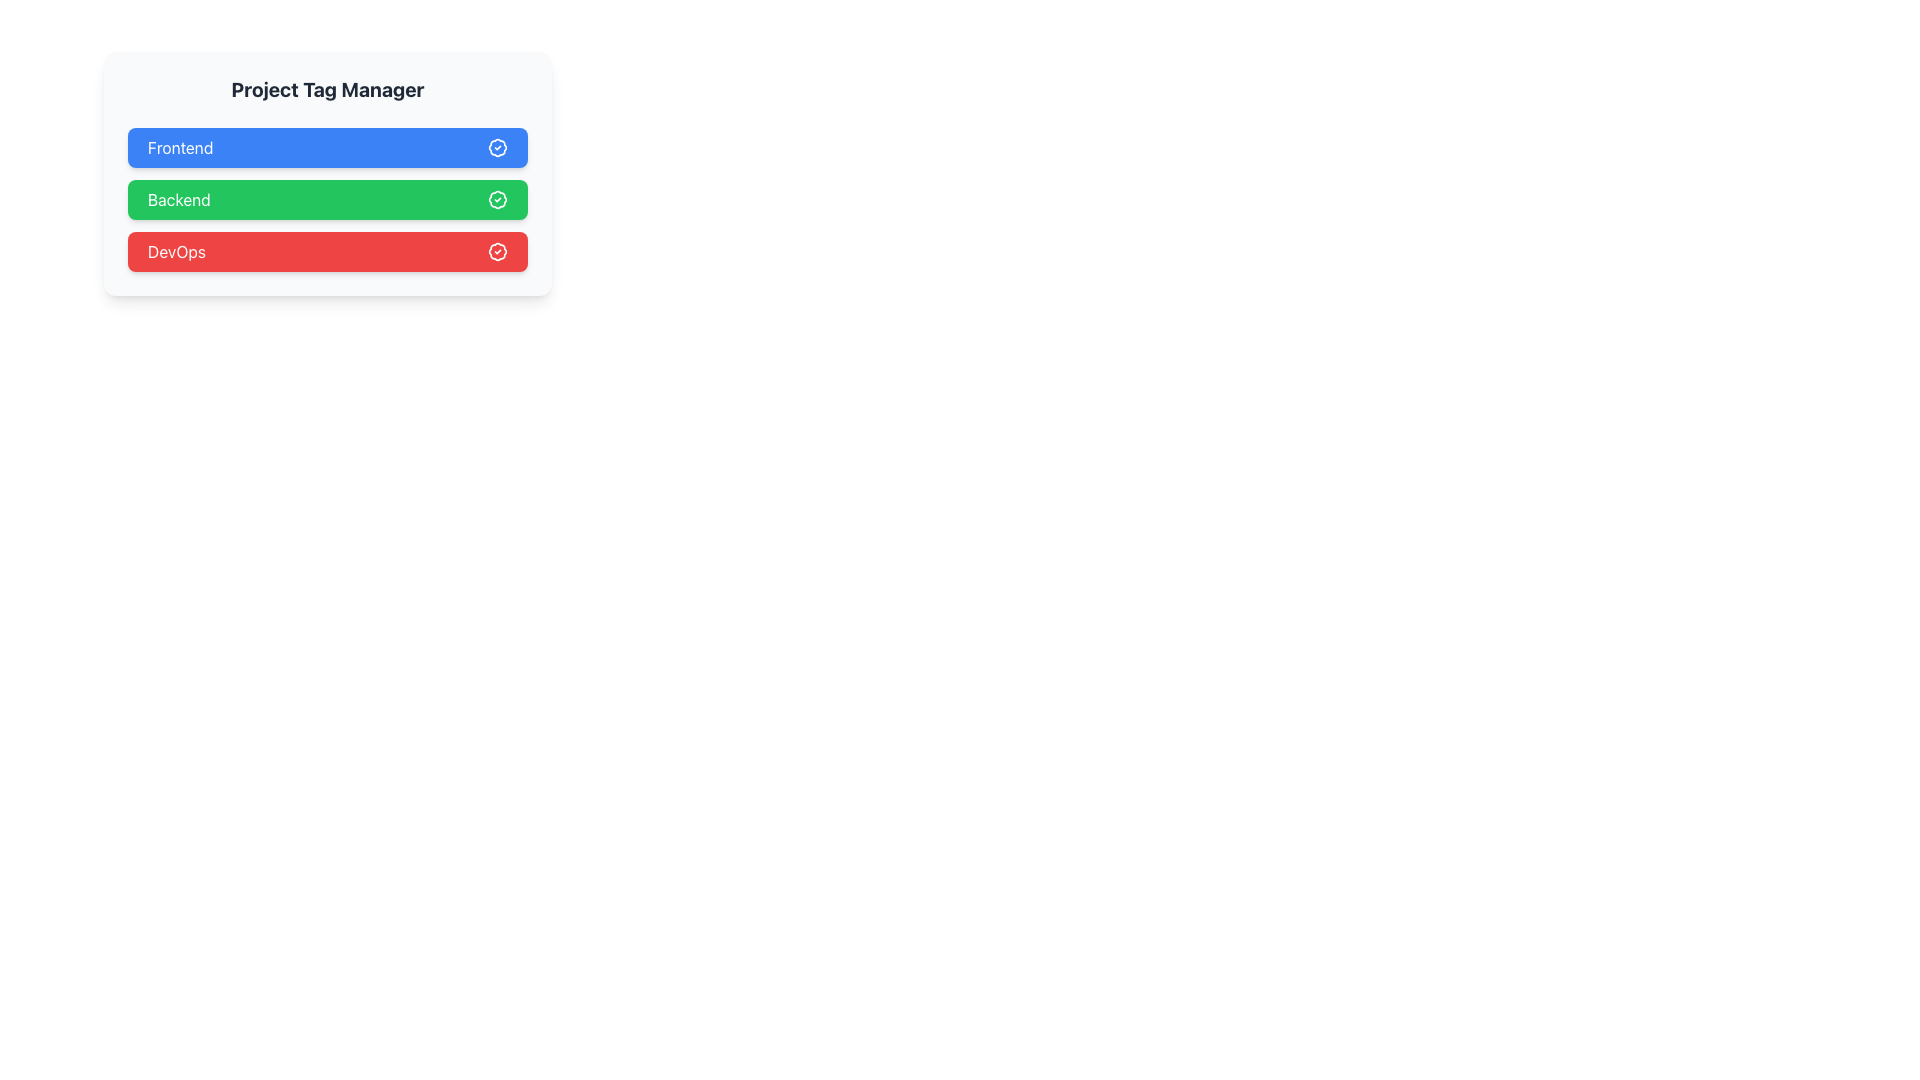  I want to click on the 'DevOps' button, which has a bright red background and white text, so click(327, 250).